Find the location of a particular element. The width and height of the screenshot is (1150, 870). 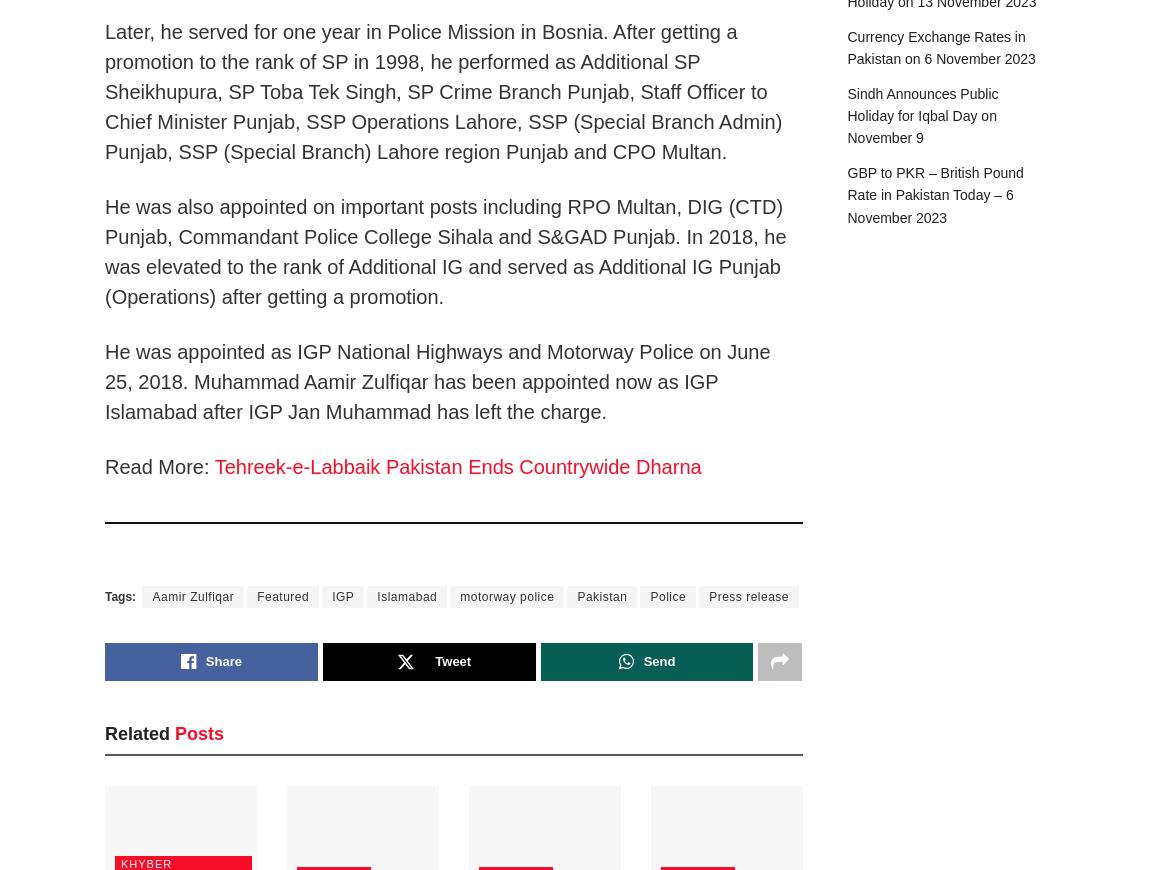

'motorway police' is located at coordinates (507, 595).